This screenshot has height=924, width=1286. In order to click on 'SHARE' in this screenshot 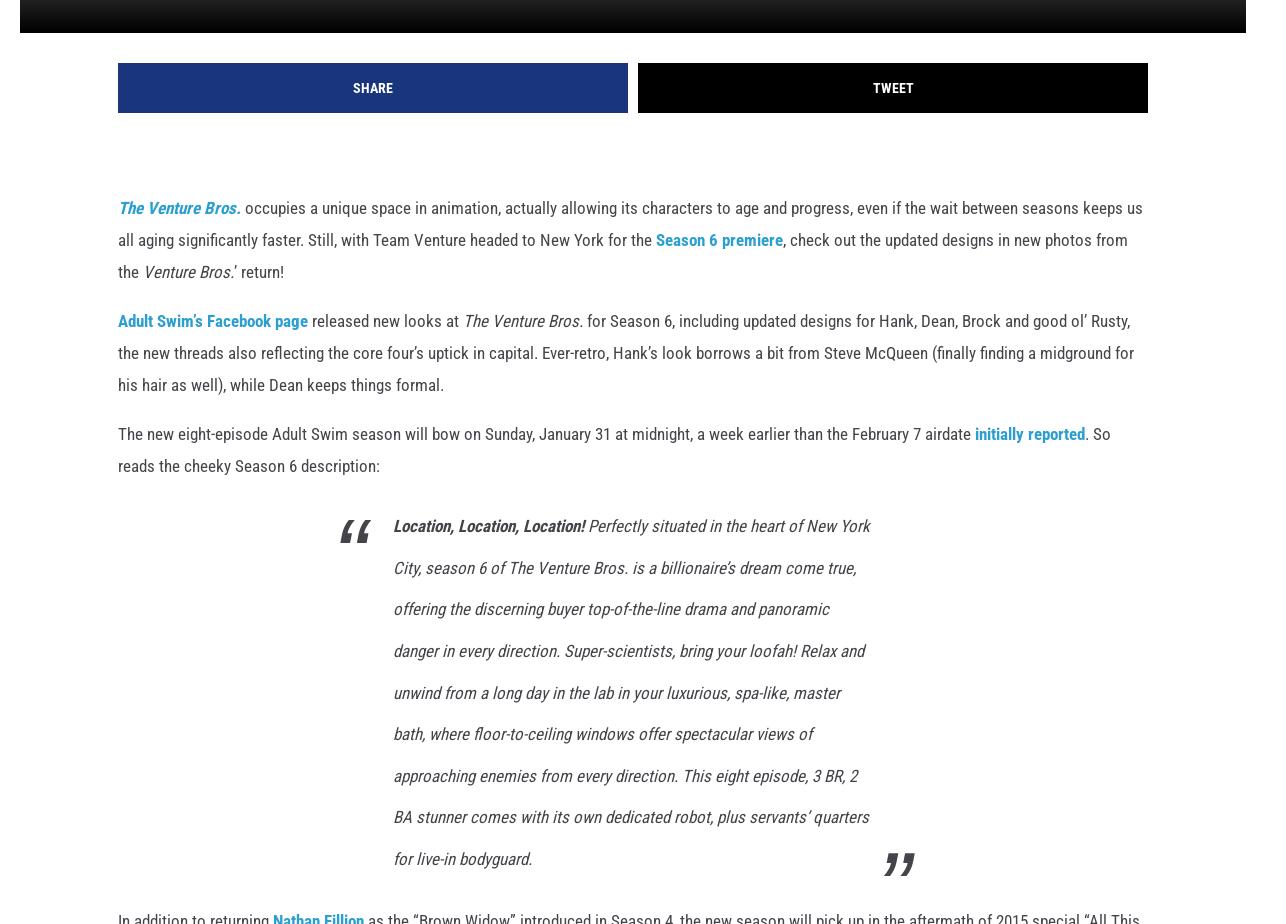, I will do `click(371, 119)`.